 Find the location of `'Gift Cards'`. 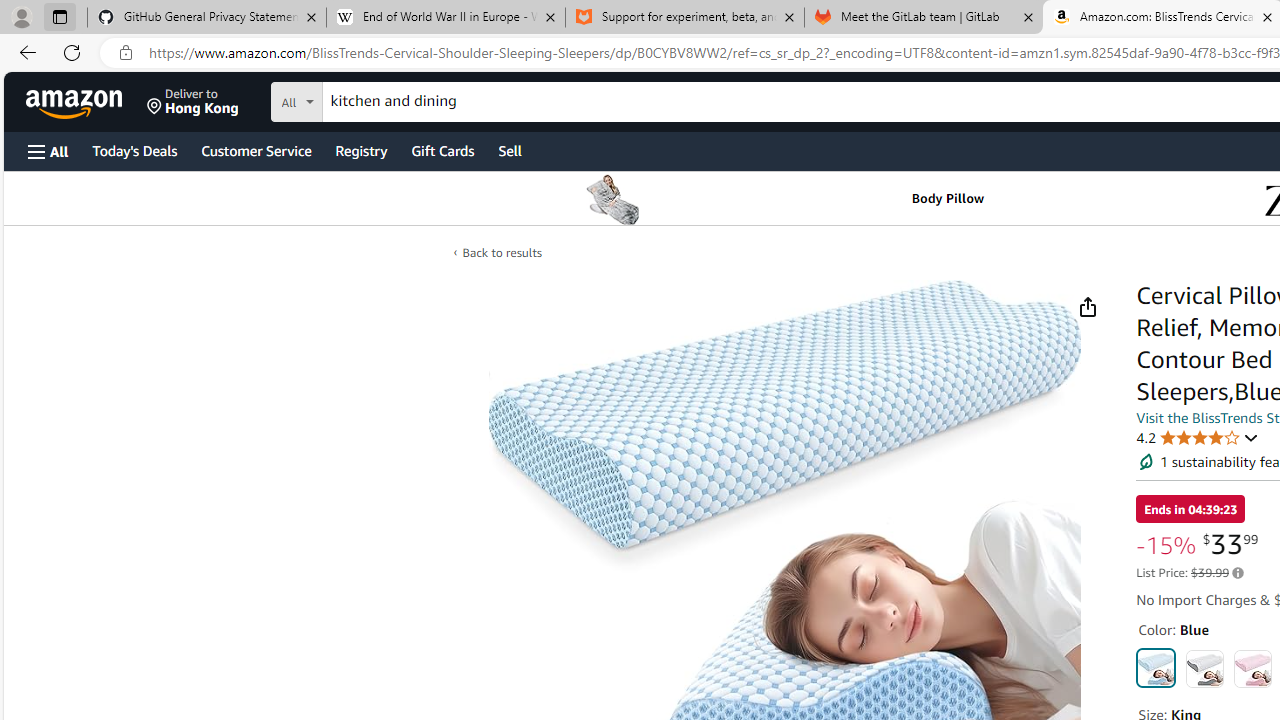

'Gift Cards' is located at coordinates (441, 149).